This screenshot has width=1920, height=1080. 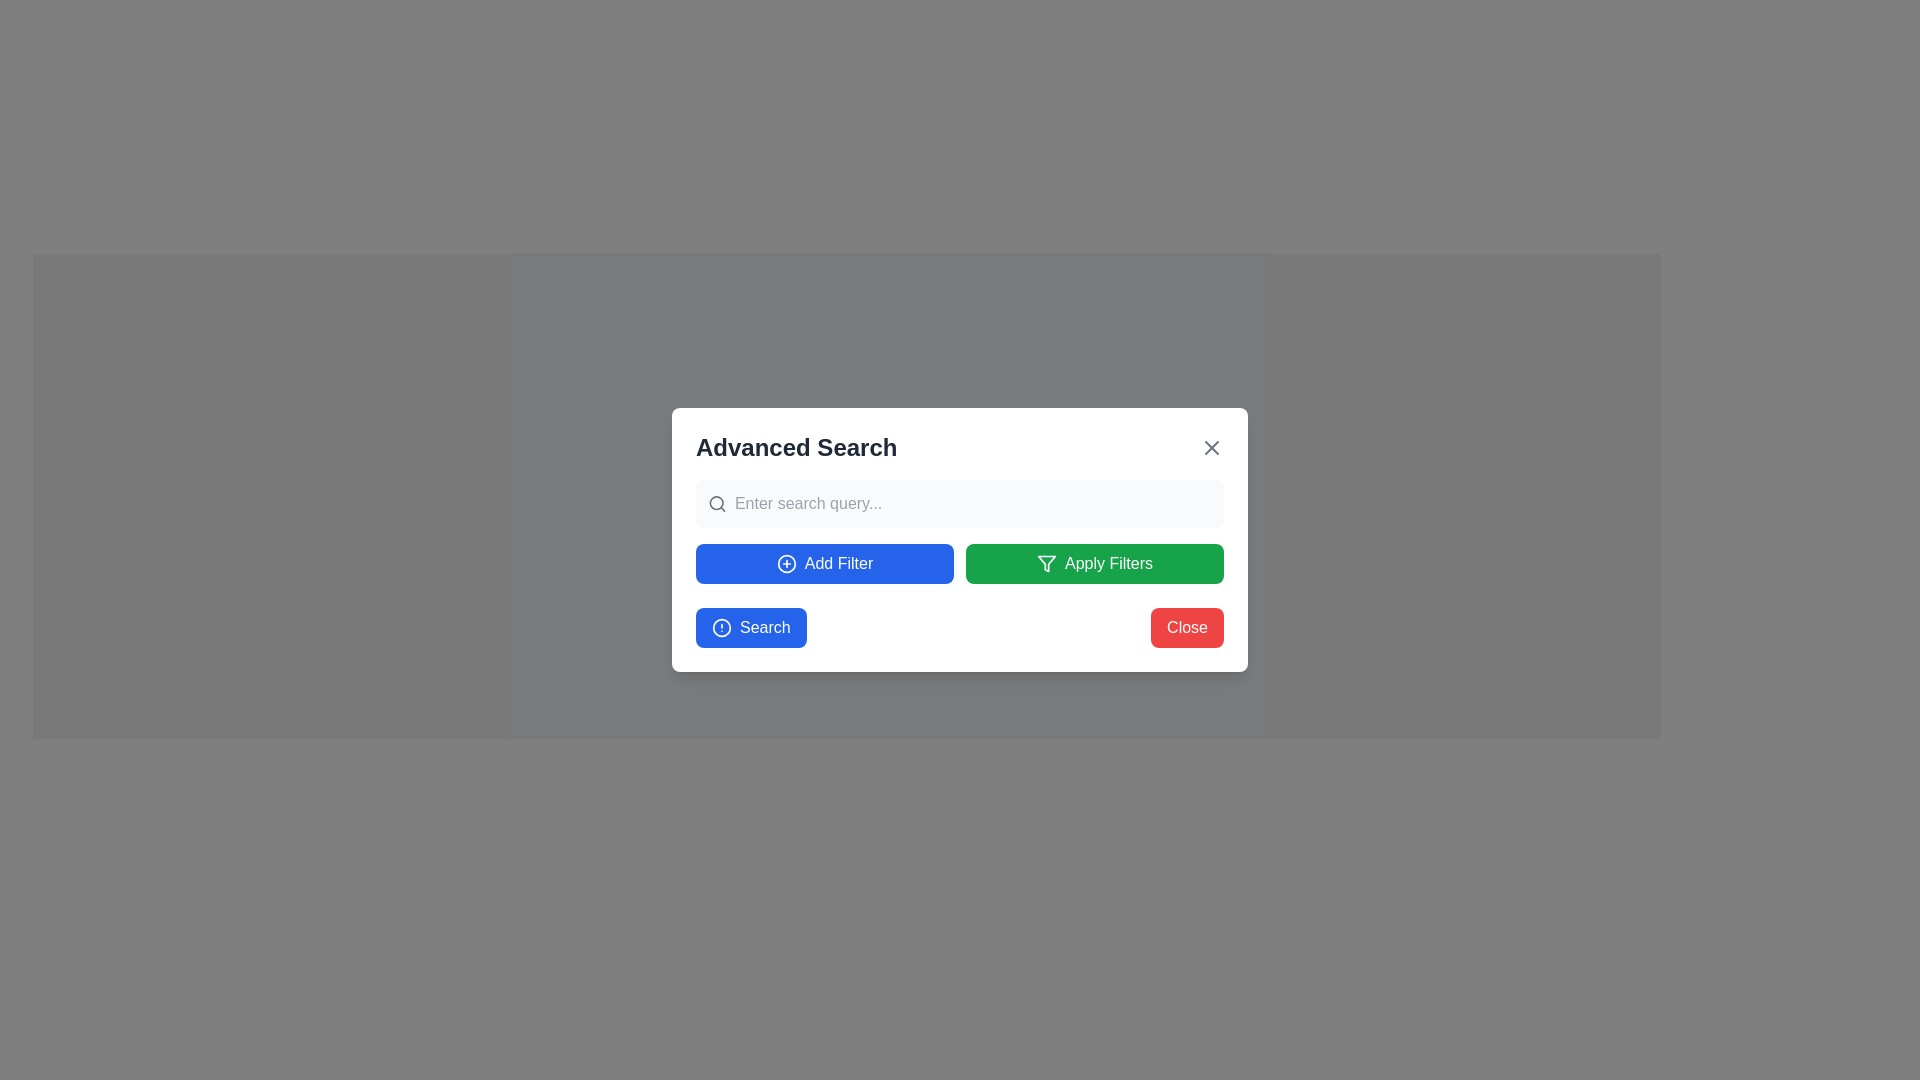 What do you see at coordinates (825, 563) in the screenshot?
I see `the 'Add Filter' button, which has rounded edges, a blue background, white text, and a plus icon, located in the bottom-left quadrant of the modal` at bounding box center [825, 563].